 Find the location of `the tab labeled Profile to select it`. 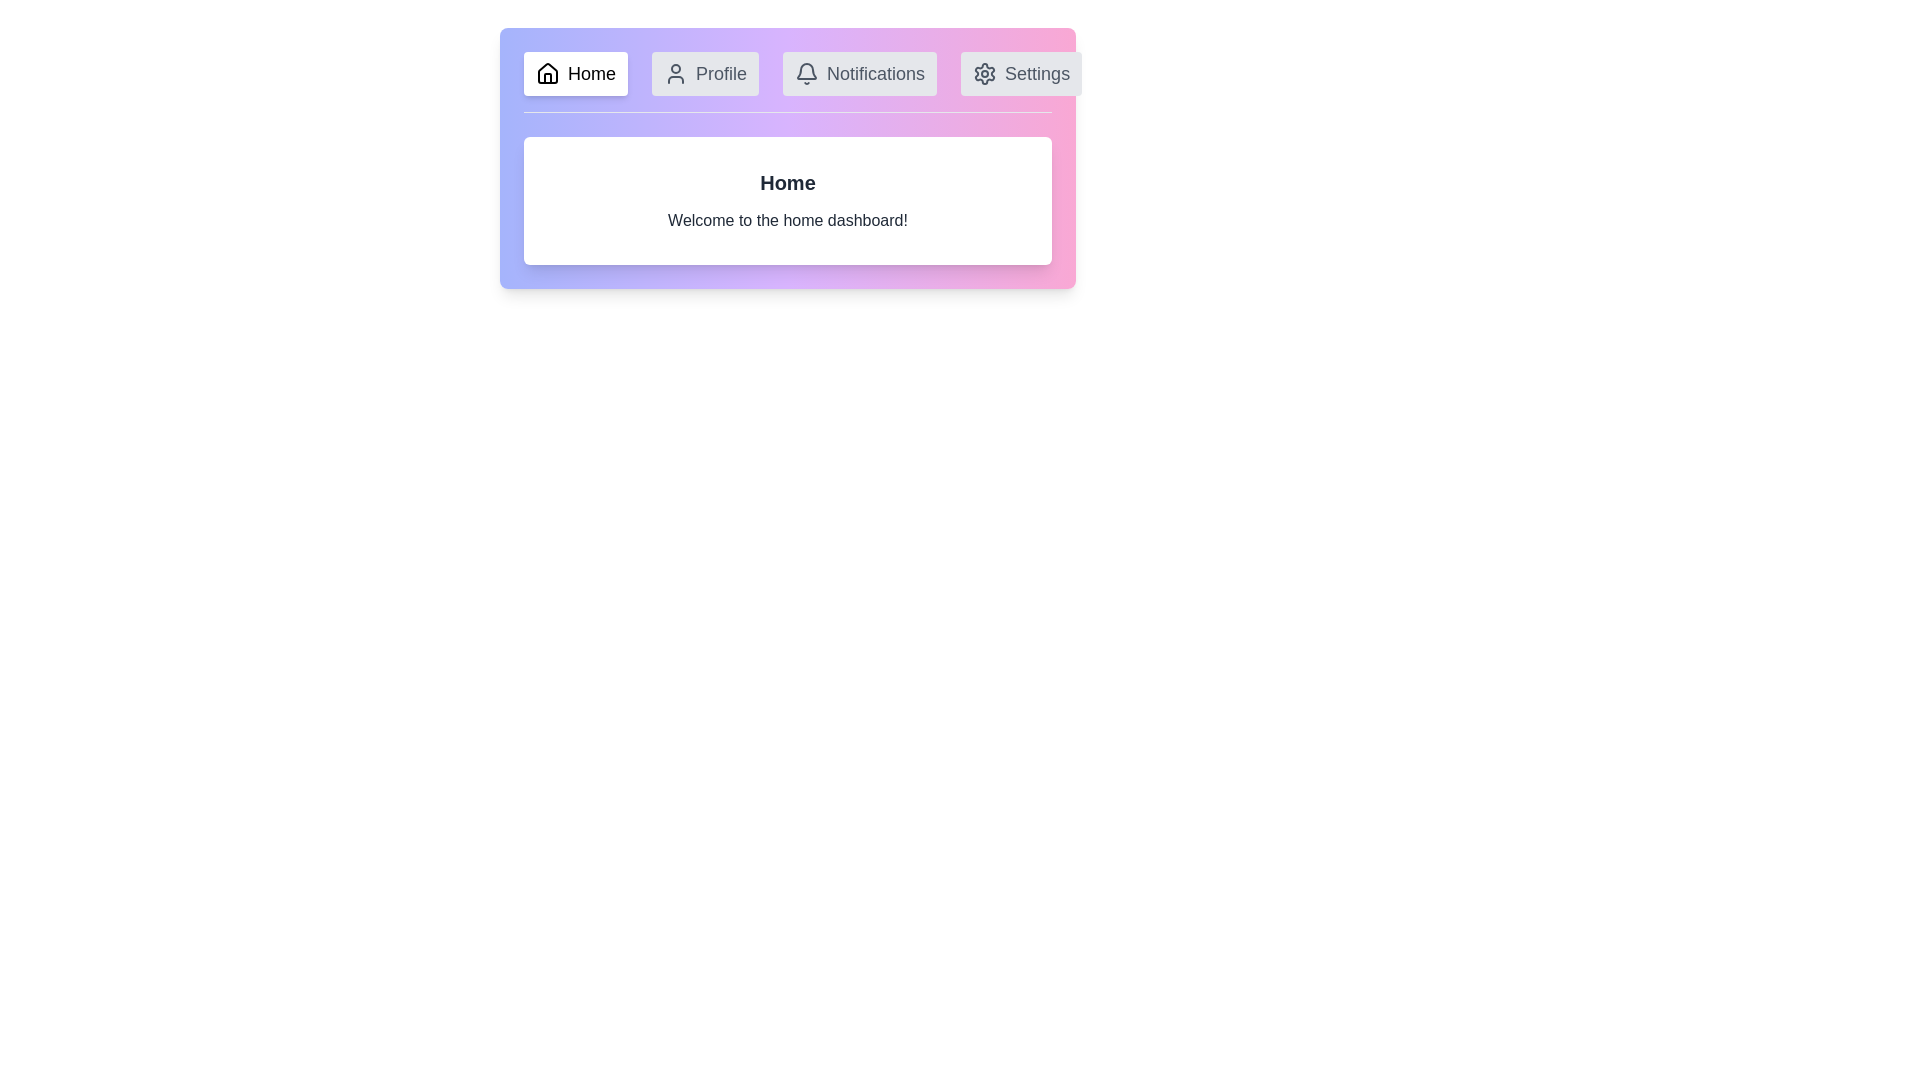

the tab labeled Profile to select it is located at coordinates (705, 72).